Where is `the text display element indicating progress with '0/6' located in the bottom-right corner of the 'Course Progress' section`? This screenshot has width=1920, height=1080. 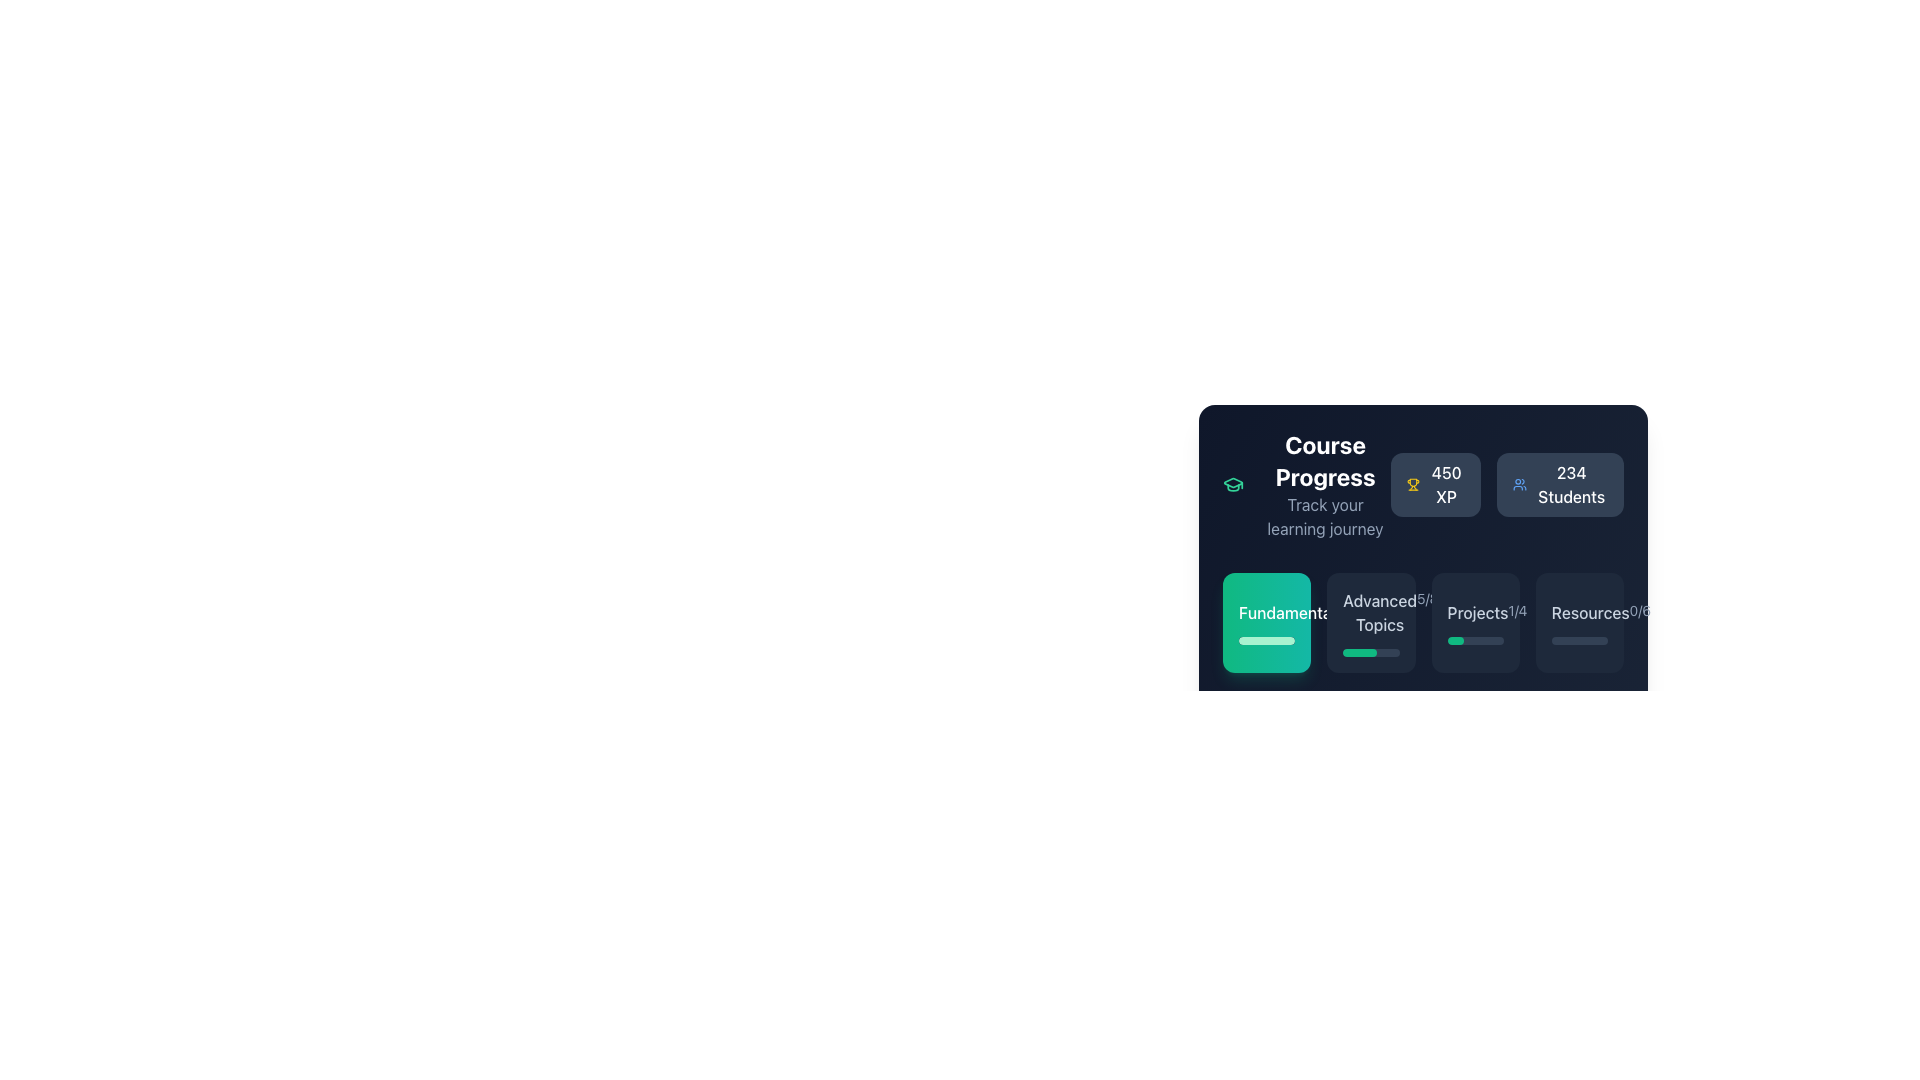
the text display element indicating progress with '0/6' located in the bottom-right corner of the 'Course Progress' section is located at coordinates (1578, 612).